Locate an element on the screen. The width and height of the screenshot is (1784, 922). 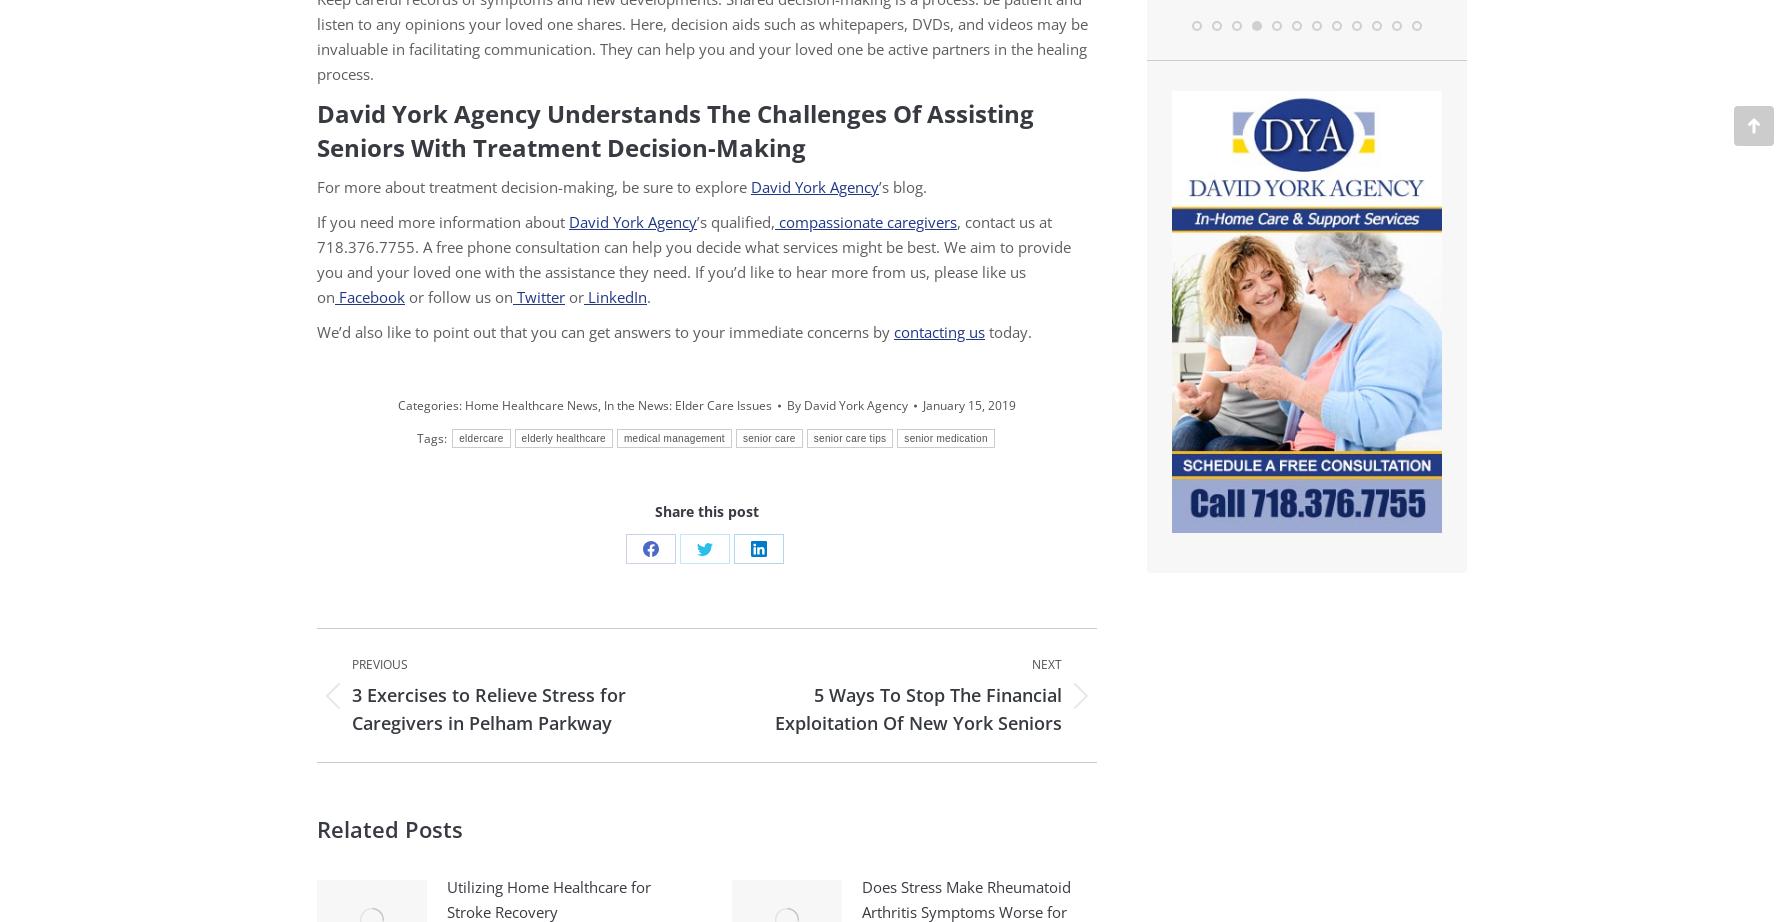
'.' is located at coordinates (648, 295).